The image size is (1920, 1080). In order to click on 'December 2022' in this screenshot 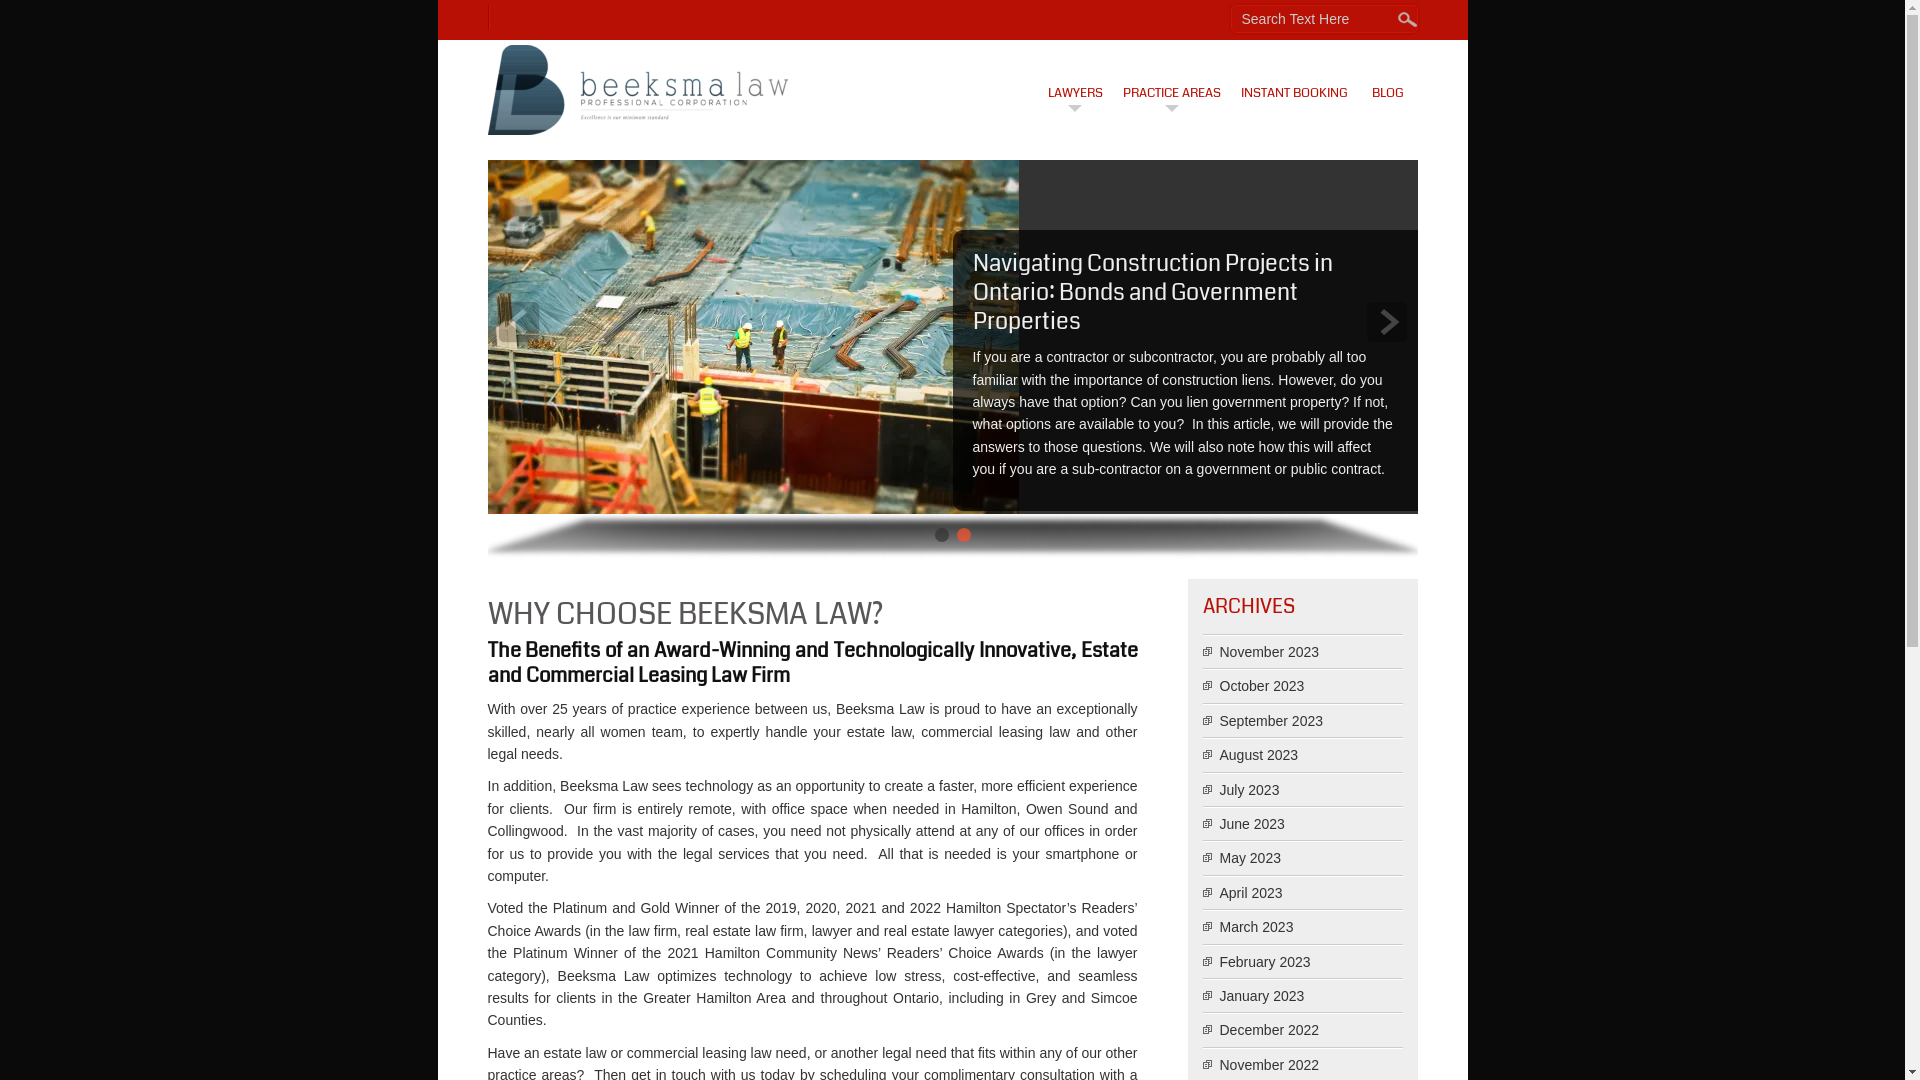, I will do `click(1269, 1029)`.